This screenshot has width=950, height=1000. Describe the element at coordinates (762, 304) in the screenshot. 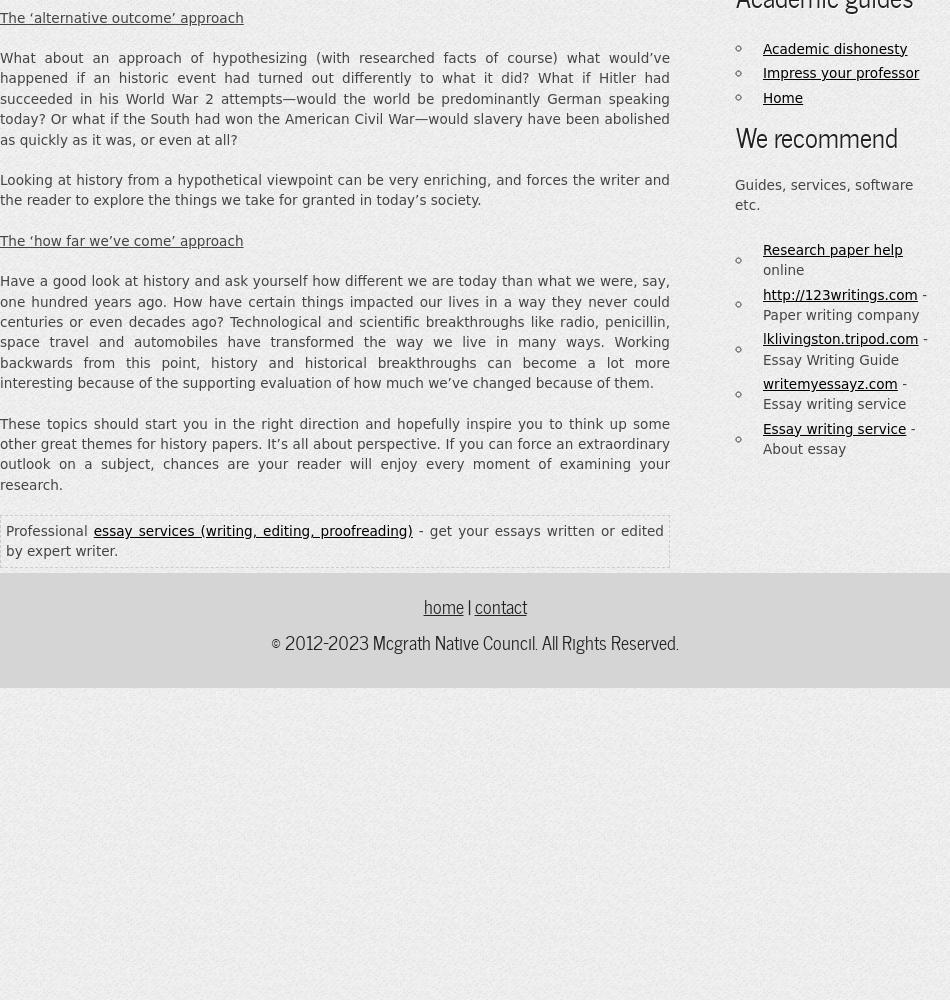

I see `'- Paper writing company'` at that location.